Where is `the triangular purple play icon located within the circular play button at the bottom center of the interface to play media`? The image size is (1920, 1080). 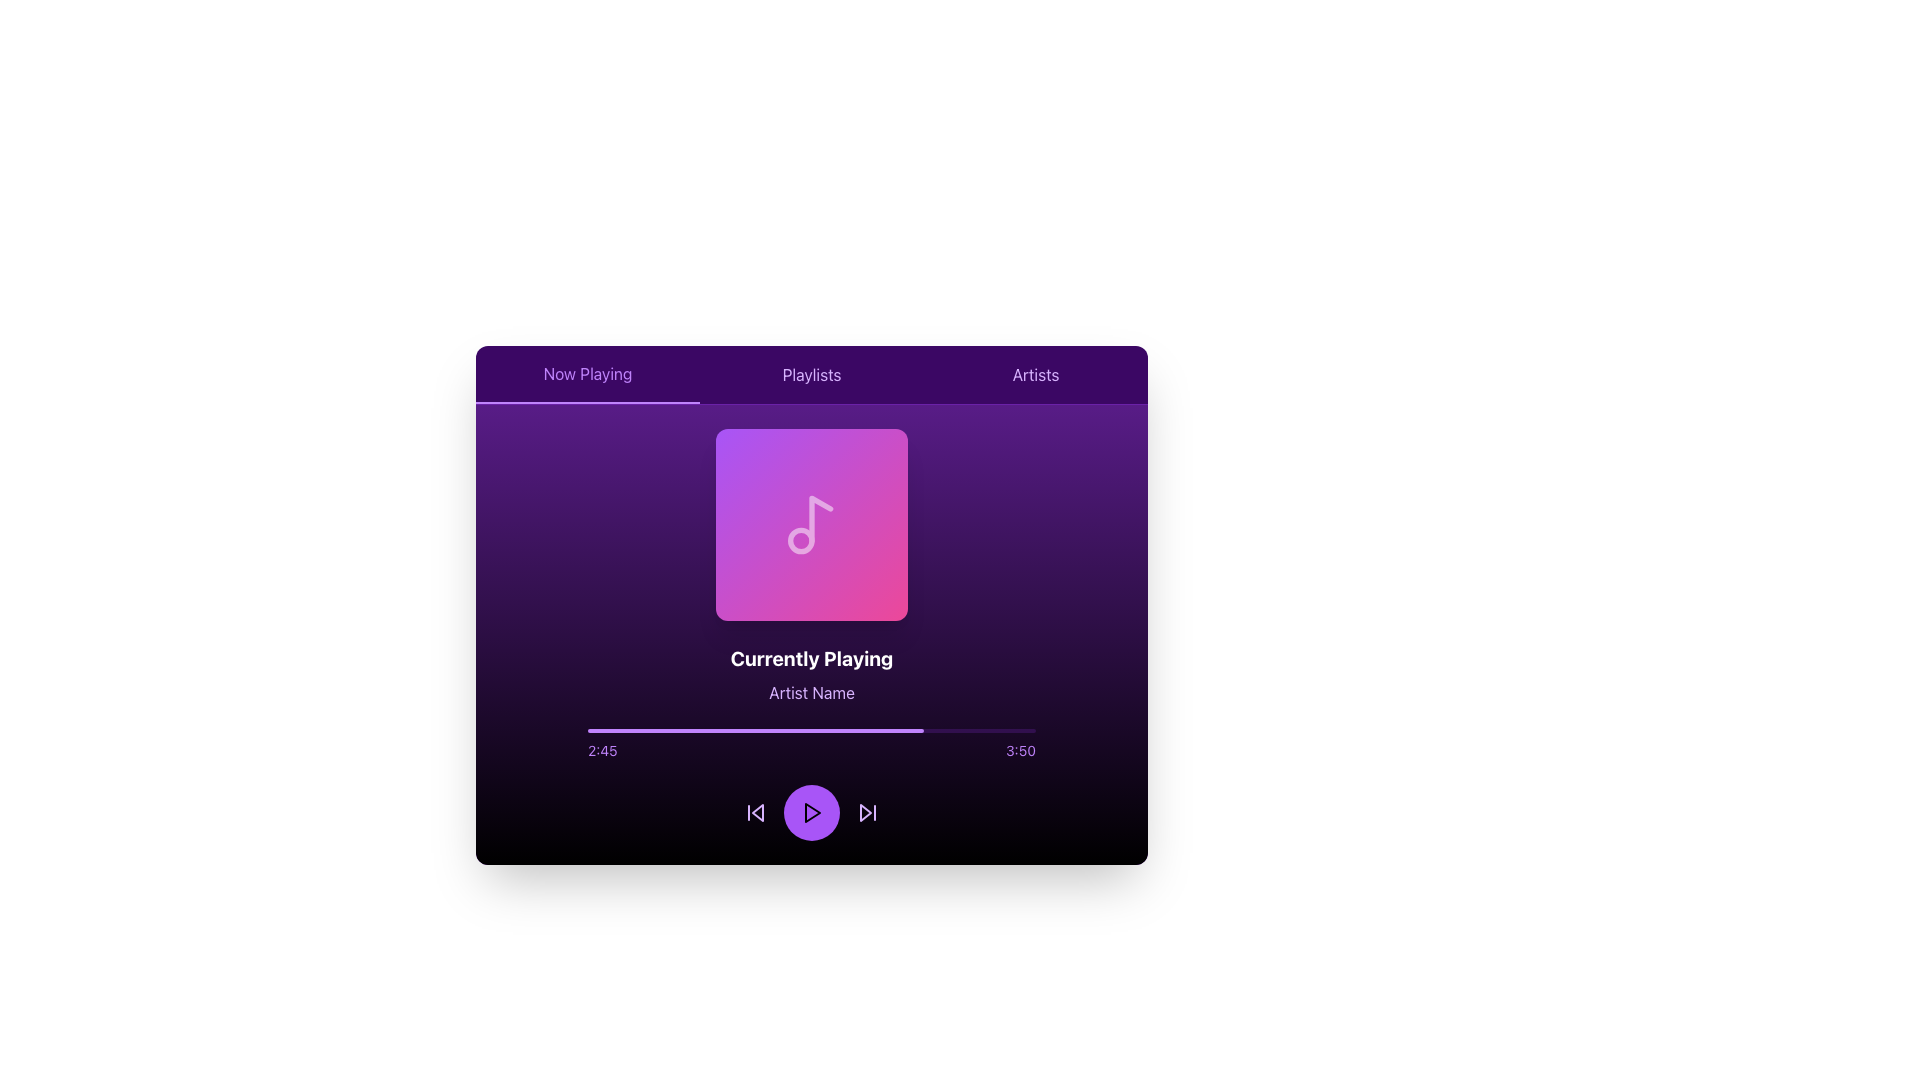 the triangular purple play icon located within the circular play button at the bottom center of the interface to play media is located at coordinates (812, 813).